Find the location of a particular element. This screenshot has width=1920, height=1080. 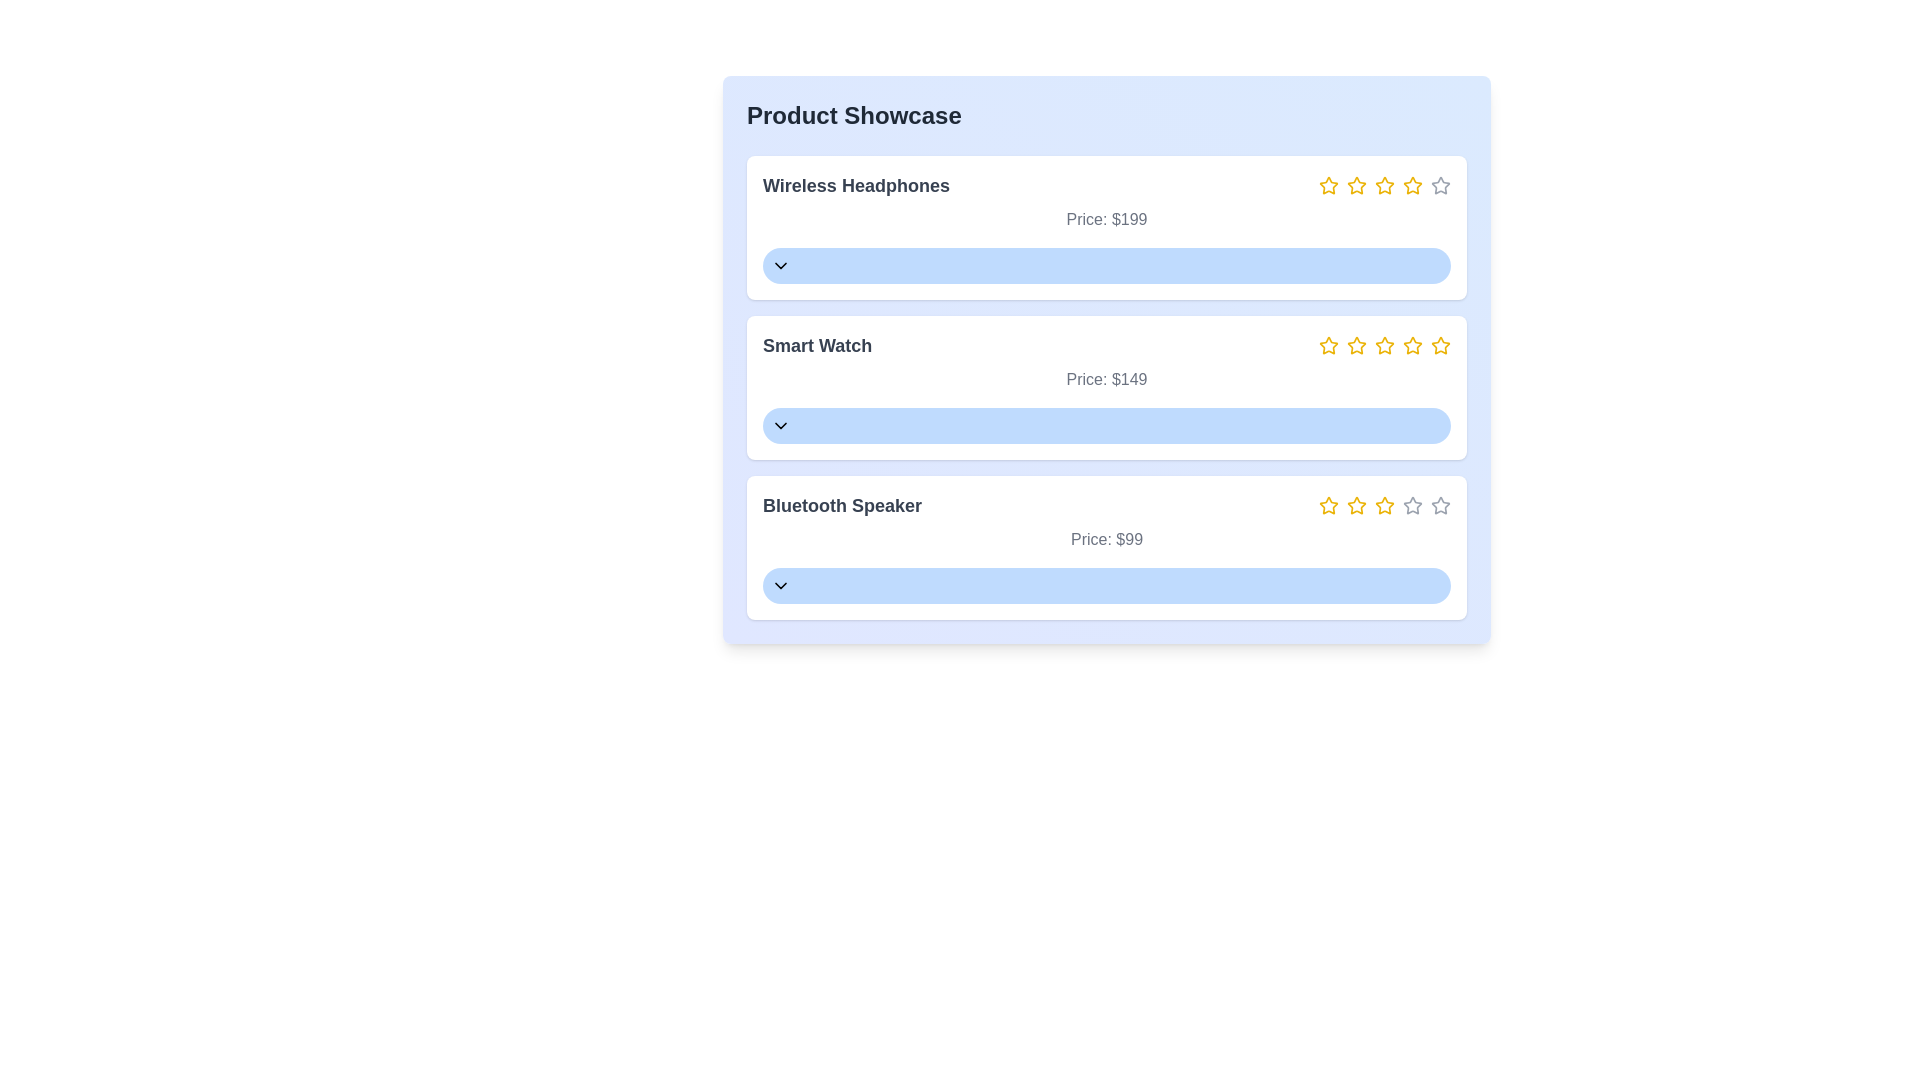

the downward-pointing chevron SVG icon located in the third product card labeled 'Bluetooth Speaker' is located at coordinates (780, 585).